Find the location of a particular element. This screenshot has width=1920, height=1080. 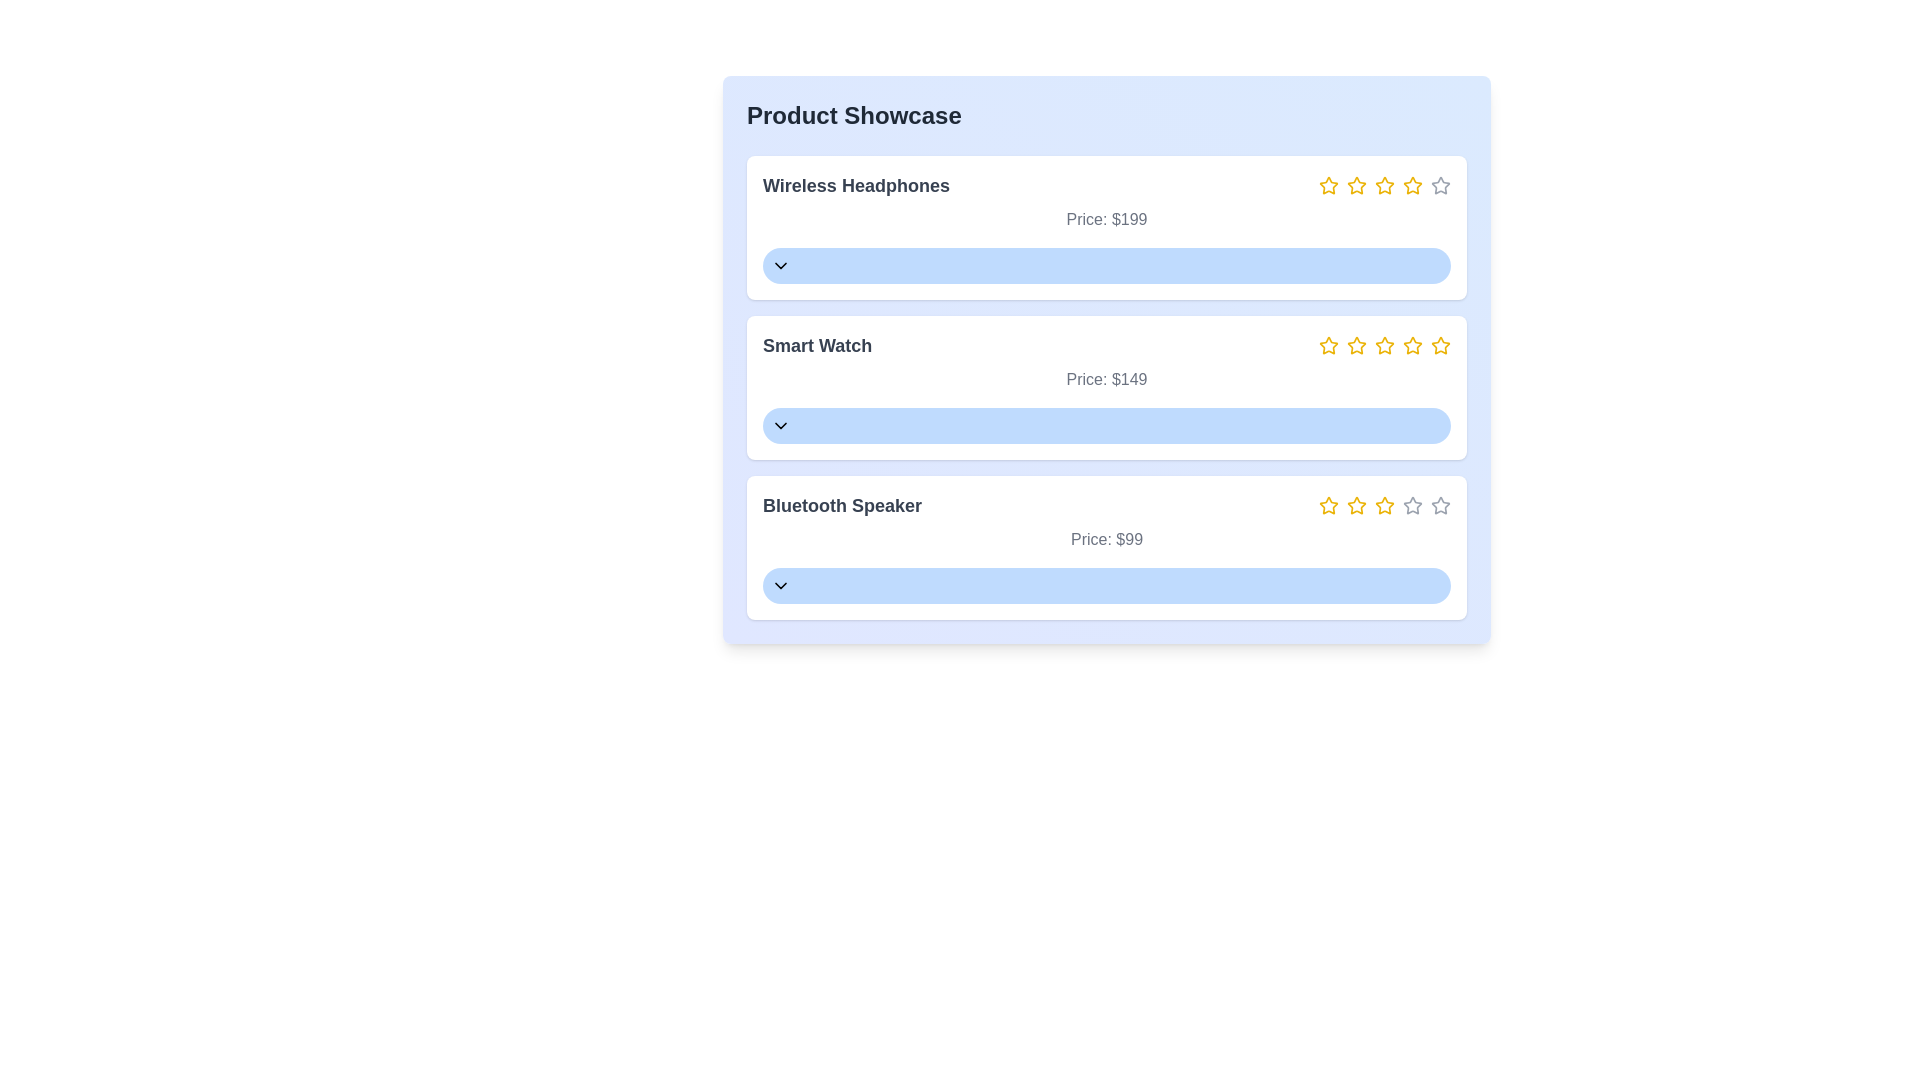

the downward-pointing chevron SVG icon located in the third product card labeled 'Bluetooth Speaker' is located at coordinates (780, 585).